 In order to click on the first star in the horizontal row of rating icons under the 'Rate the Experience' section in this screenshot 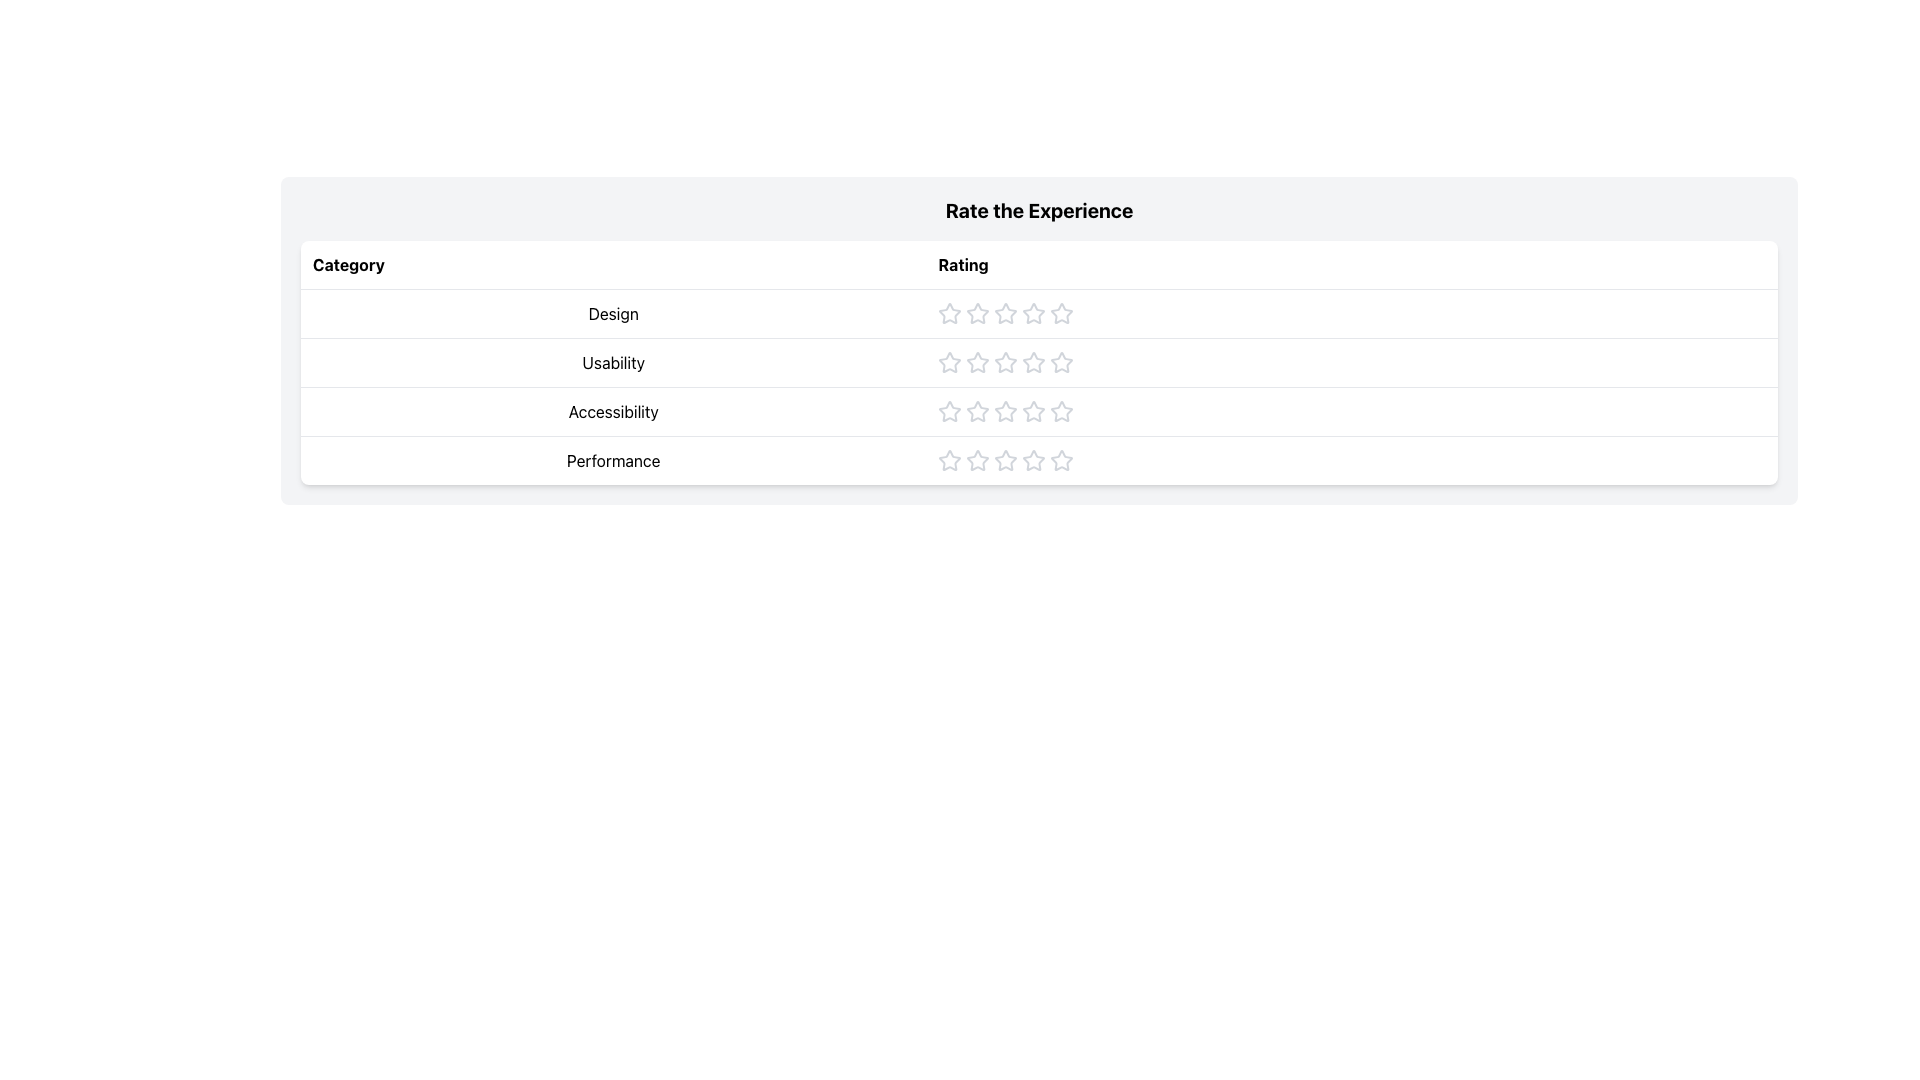, I will do `click(949, 411)`.